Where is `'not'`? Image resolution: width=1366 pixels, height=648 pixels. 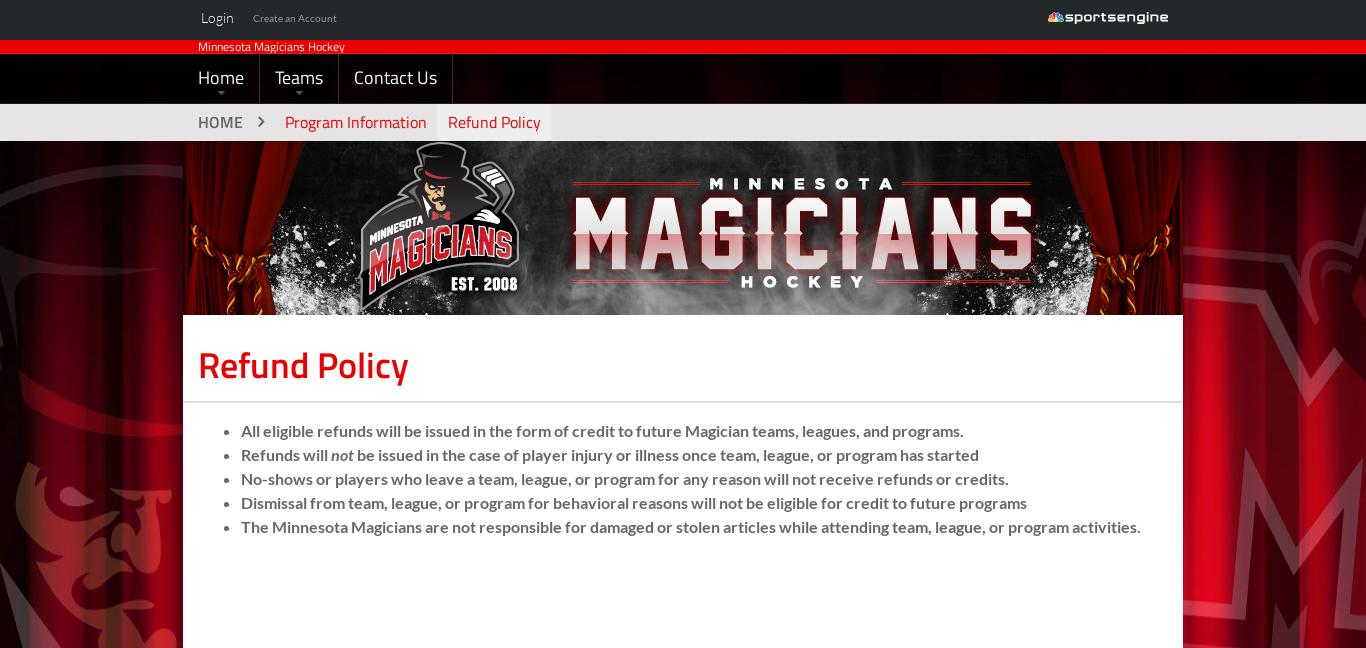 'not' is located at coordinates (342, 489).